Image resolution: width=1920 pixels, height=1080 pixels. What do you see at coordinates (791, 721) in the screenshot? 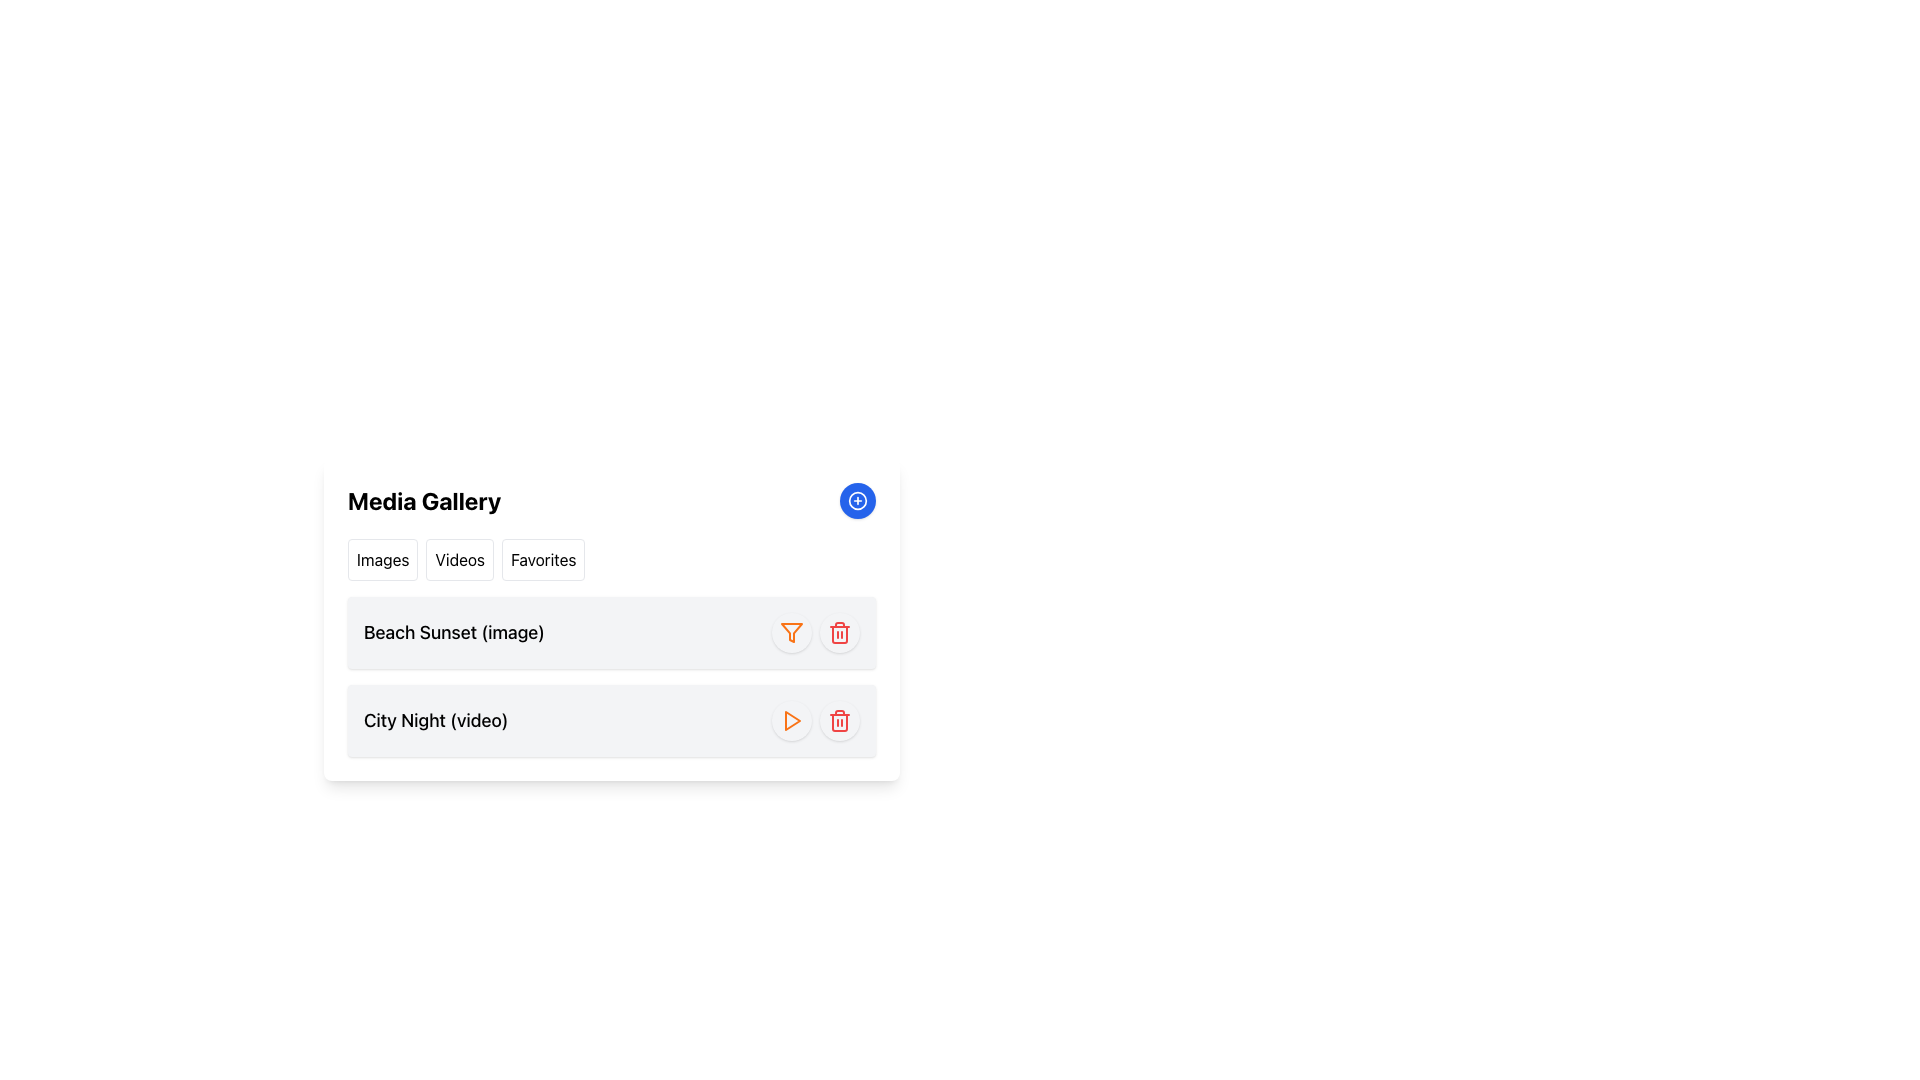
I see `the playback button` at bounding box center [791, 721].